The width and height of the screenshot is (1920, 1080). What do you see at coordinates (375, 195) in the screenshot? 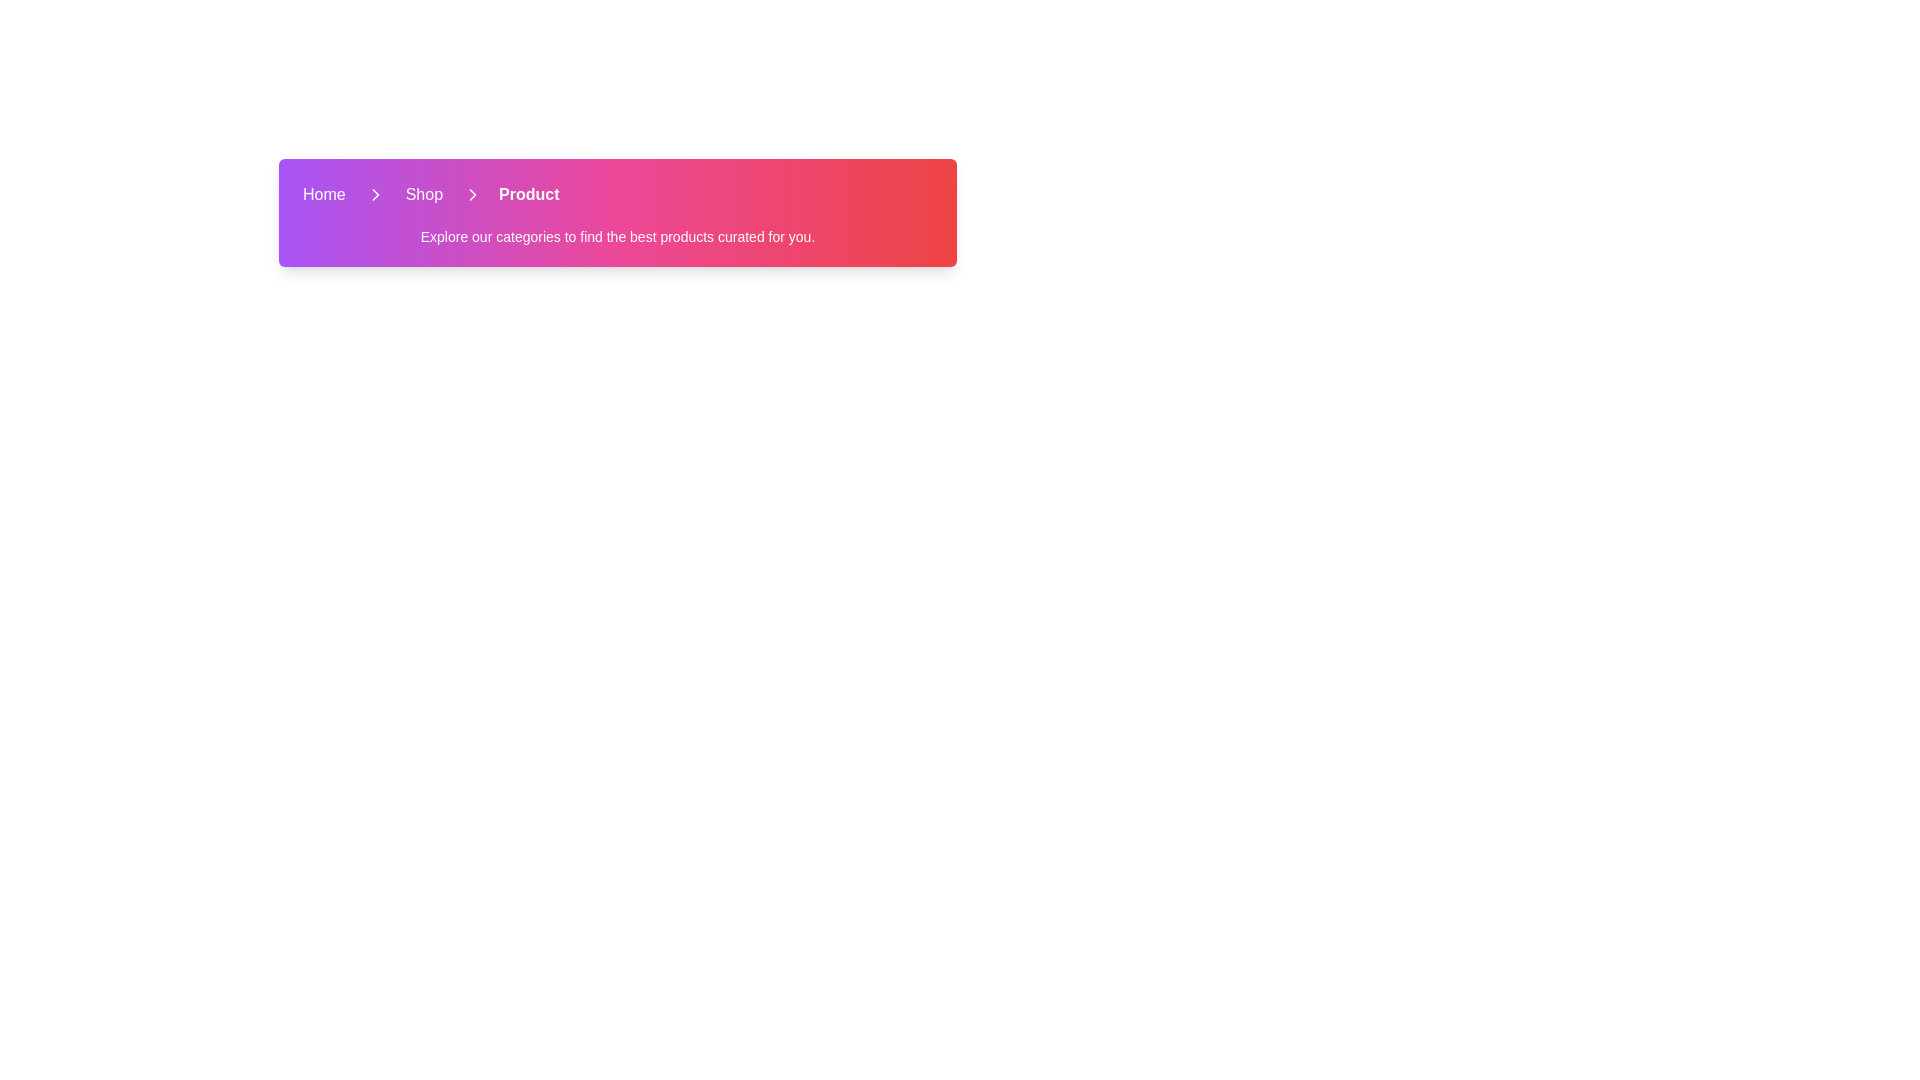
I see `the chevron icon in the breadcrumb navigation bar, which visually separates the 'Shop' and 'Product' items` at bounding box center [375, 195].